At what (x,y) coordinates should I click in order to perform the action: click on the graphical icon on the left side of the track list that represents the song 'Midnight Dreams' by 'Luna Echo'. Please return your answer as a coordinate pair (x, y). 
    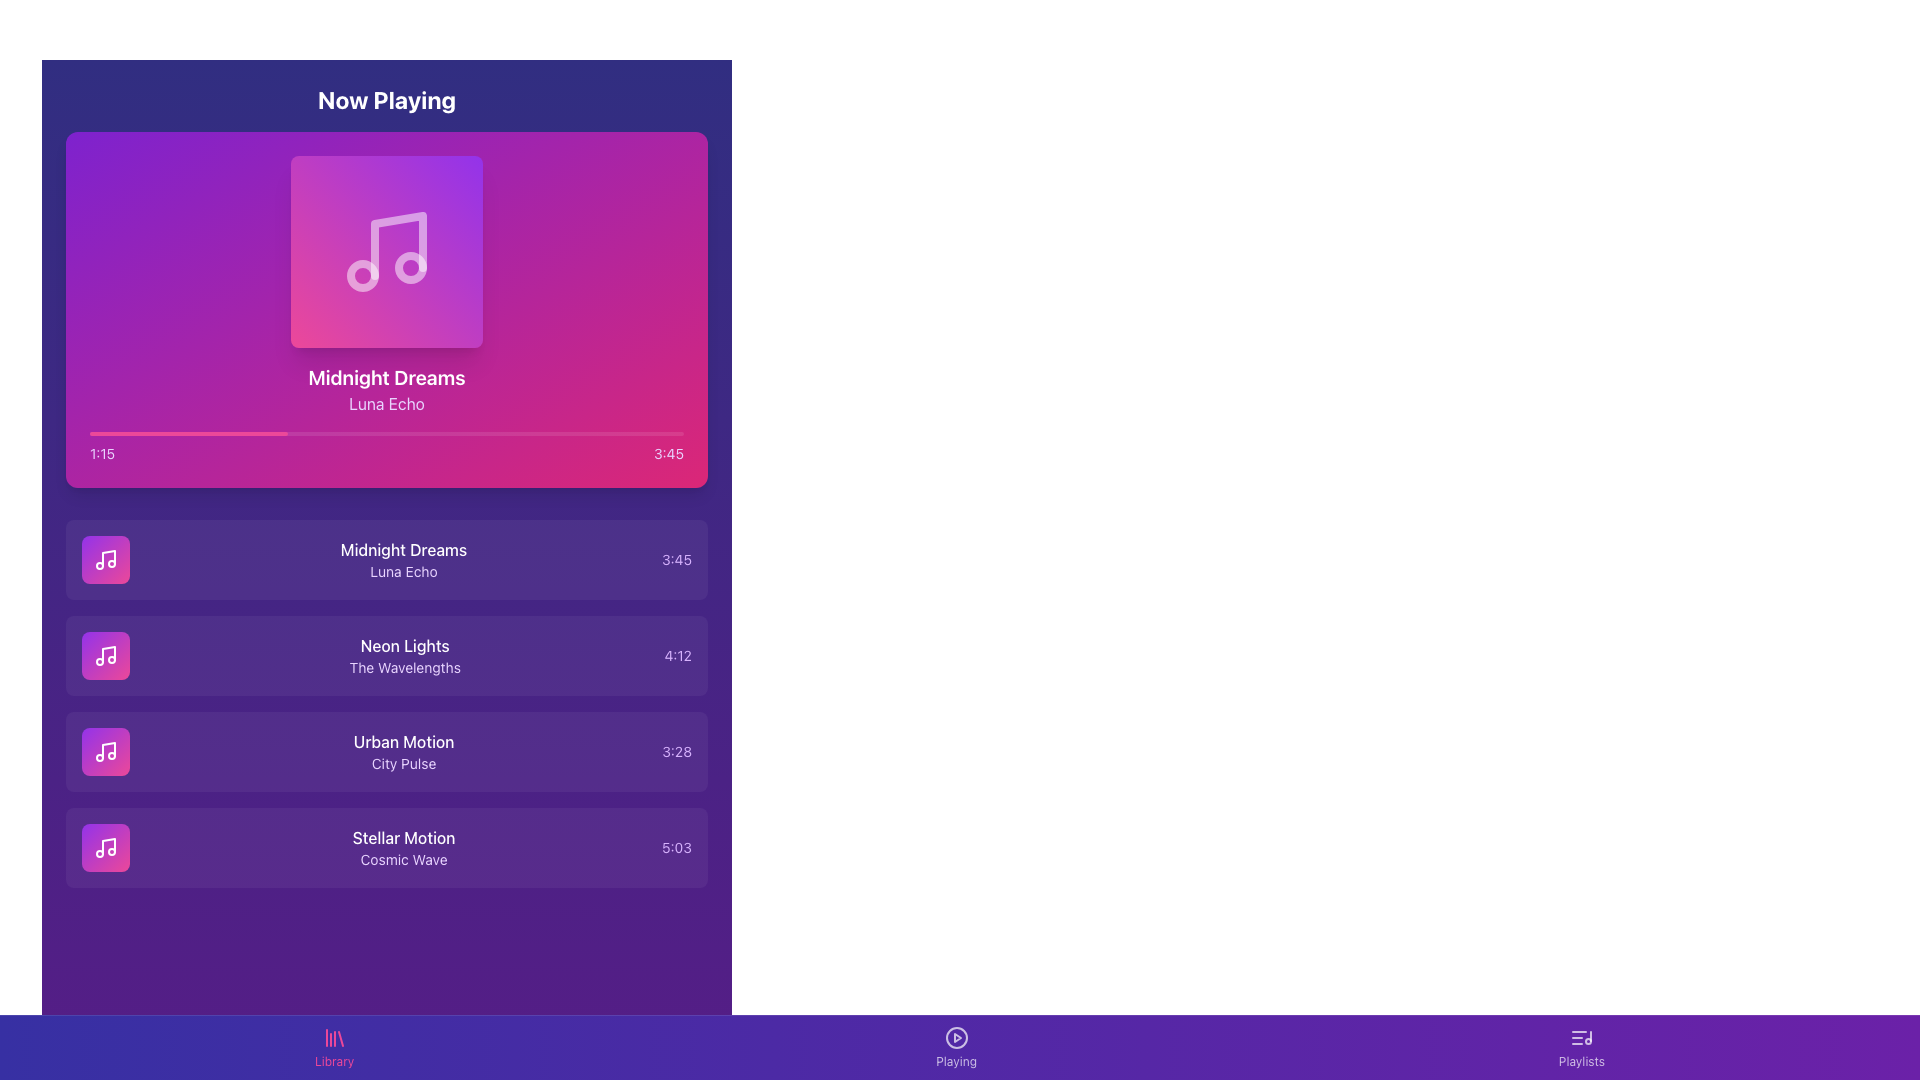
    Looking at the image, I should click on (104, 848).